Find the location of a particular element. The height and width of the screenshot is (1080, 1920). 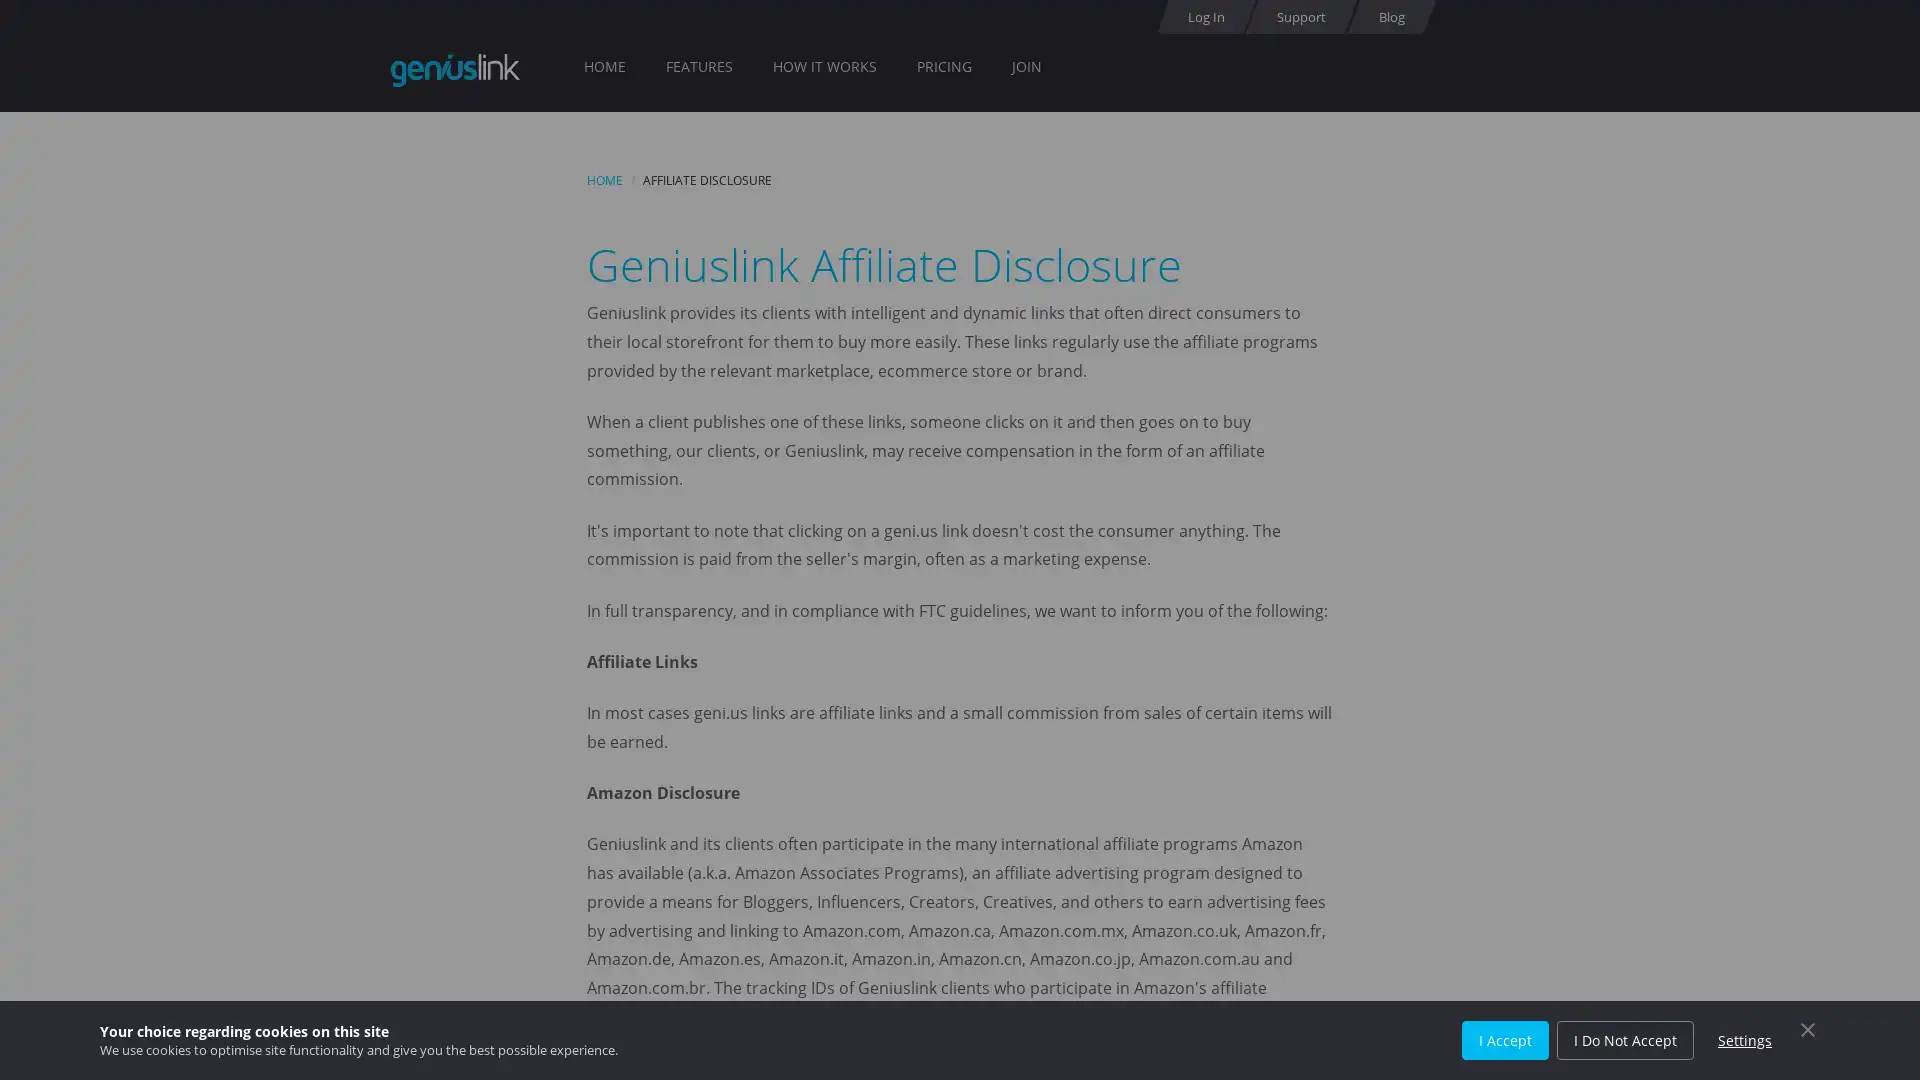

Settings is located at coordinates (1744, 1039).